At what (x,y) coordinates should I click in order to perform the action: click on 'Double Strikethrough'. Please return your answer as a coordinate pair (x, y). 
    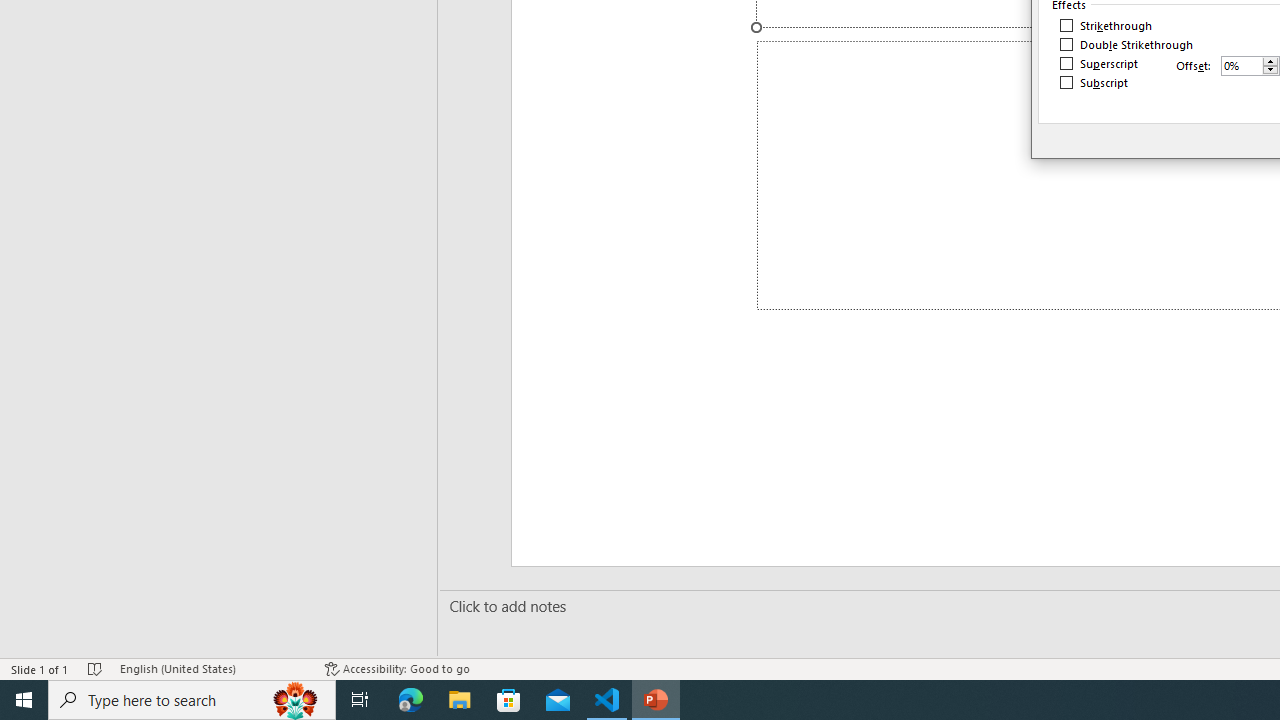
    Looking at the image, I should click on (1127, 45).